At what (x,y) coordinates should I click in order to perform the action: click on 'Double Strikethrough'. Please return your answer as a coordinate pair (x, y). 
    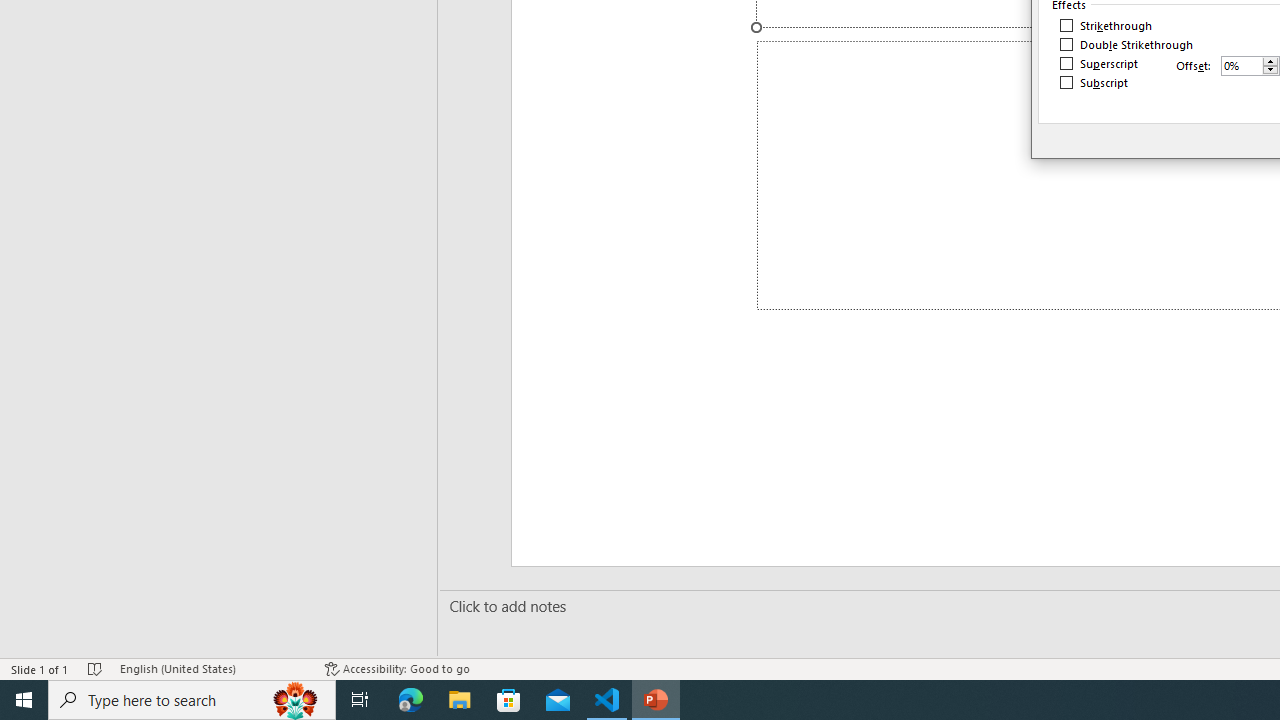
    Looking at the image, I should click on (1127, 45).